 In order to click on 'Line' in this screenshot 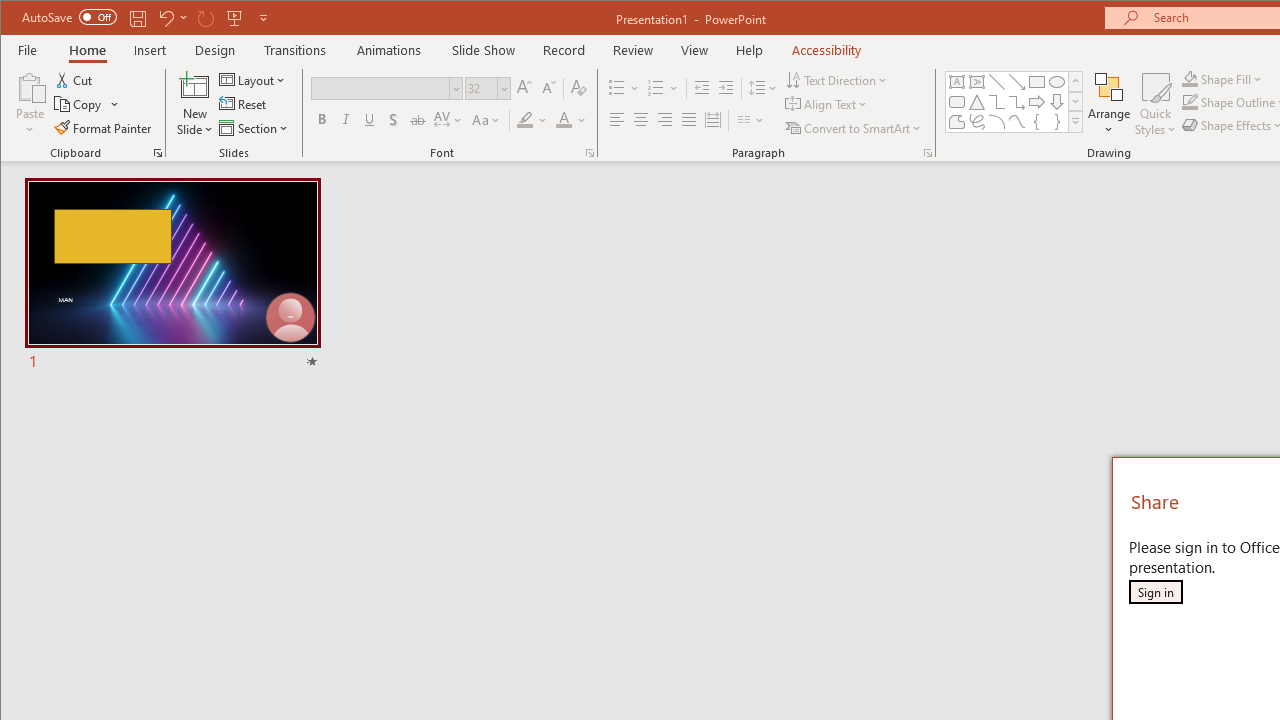, I will do `click(997, 81)`.